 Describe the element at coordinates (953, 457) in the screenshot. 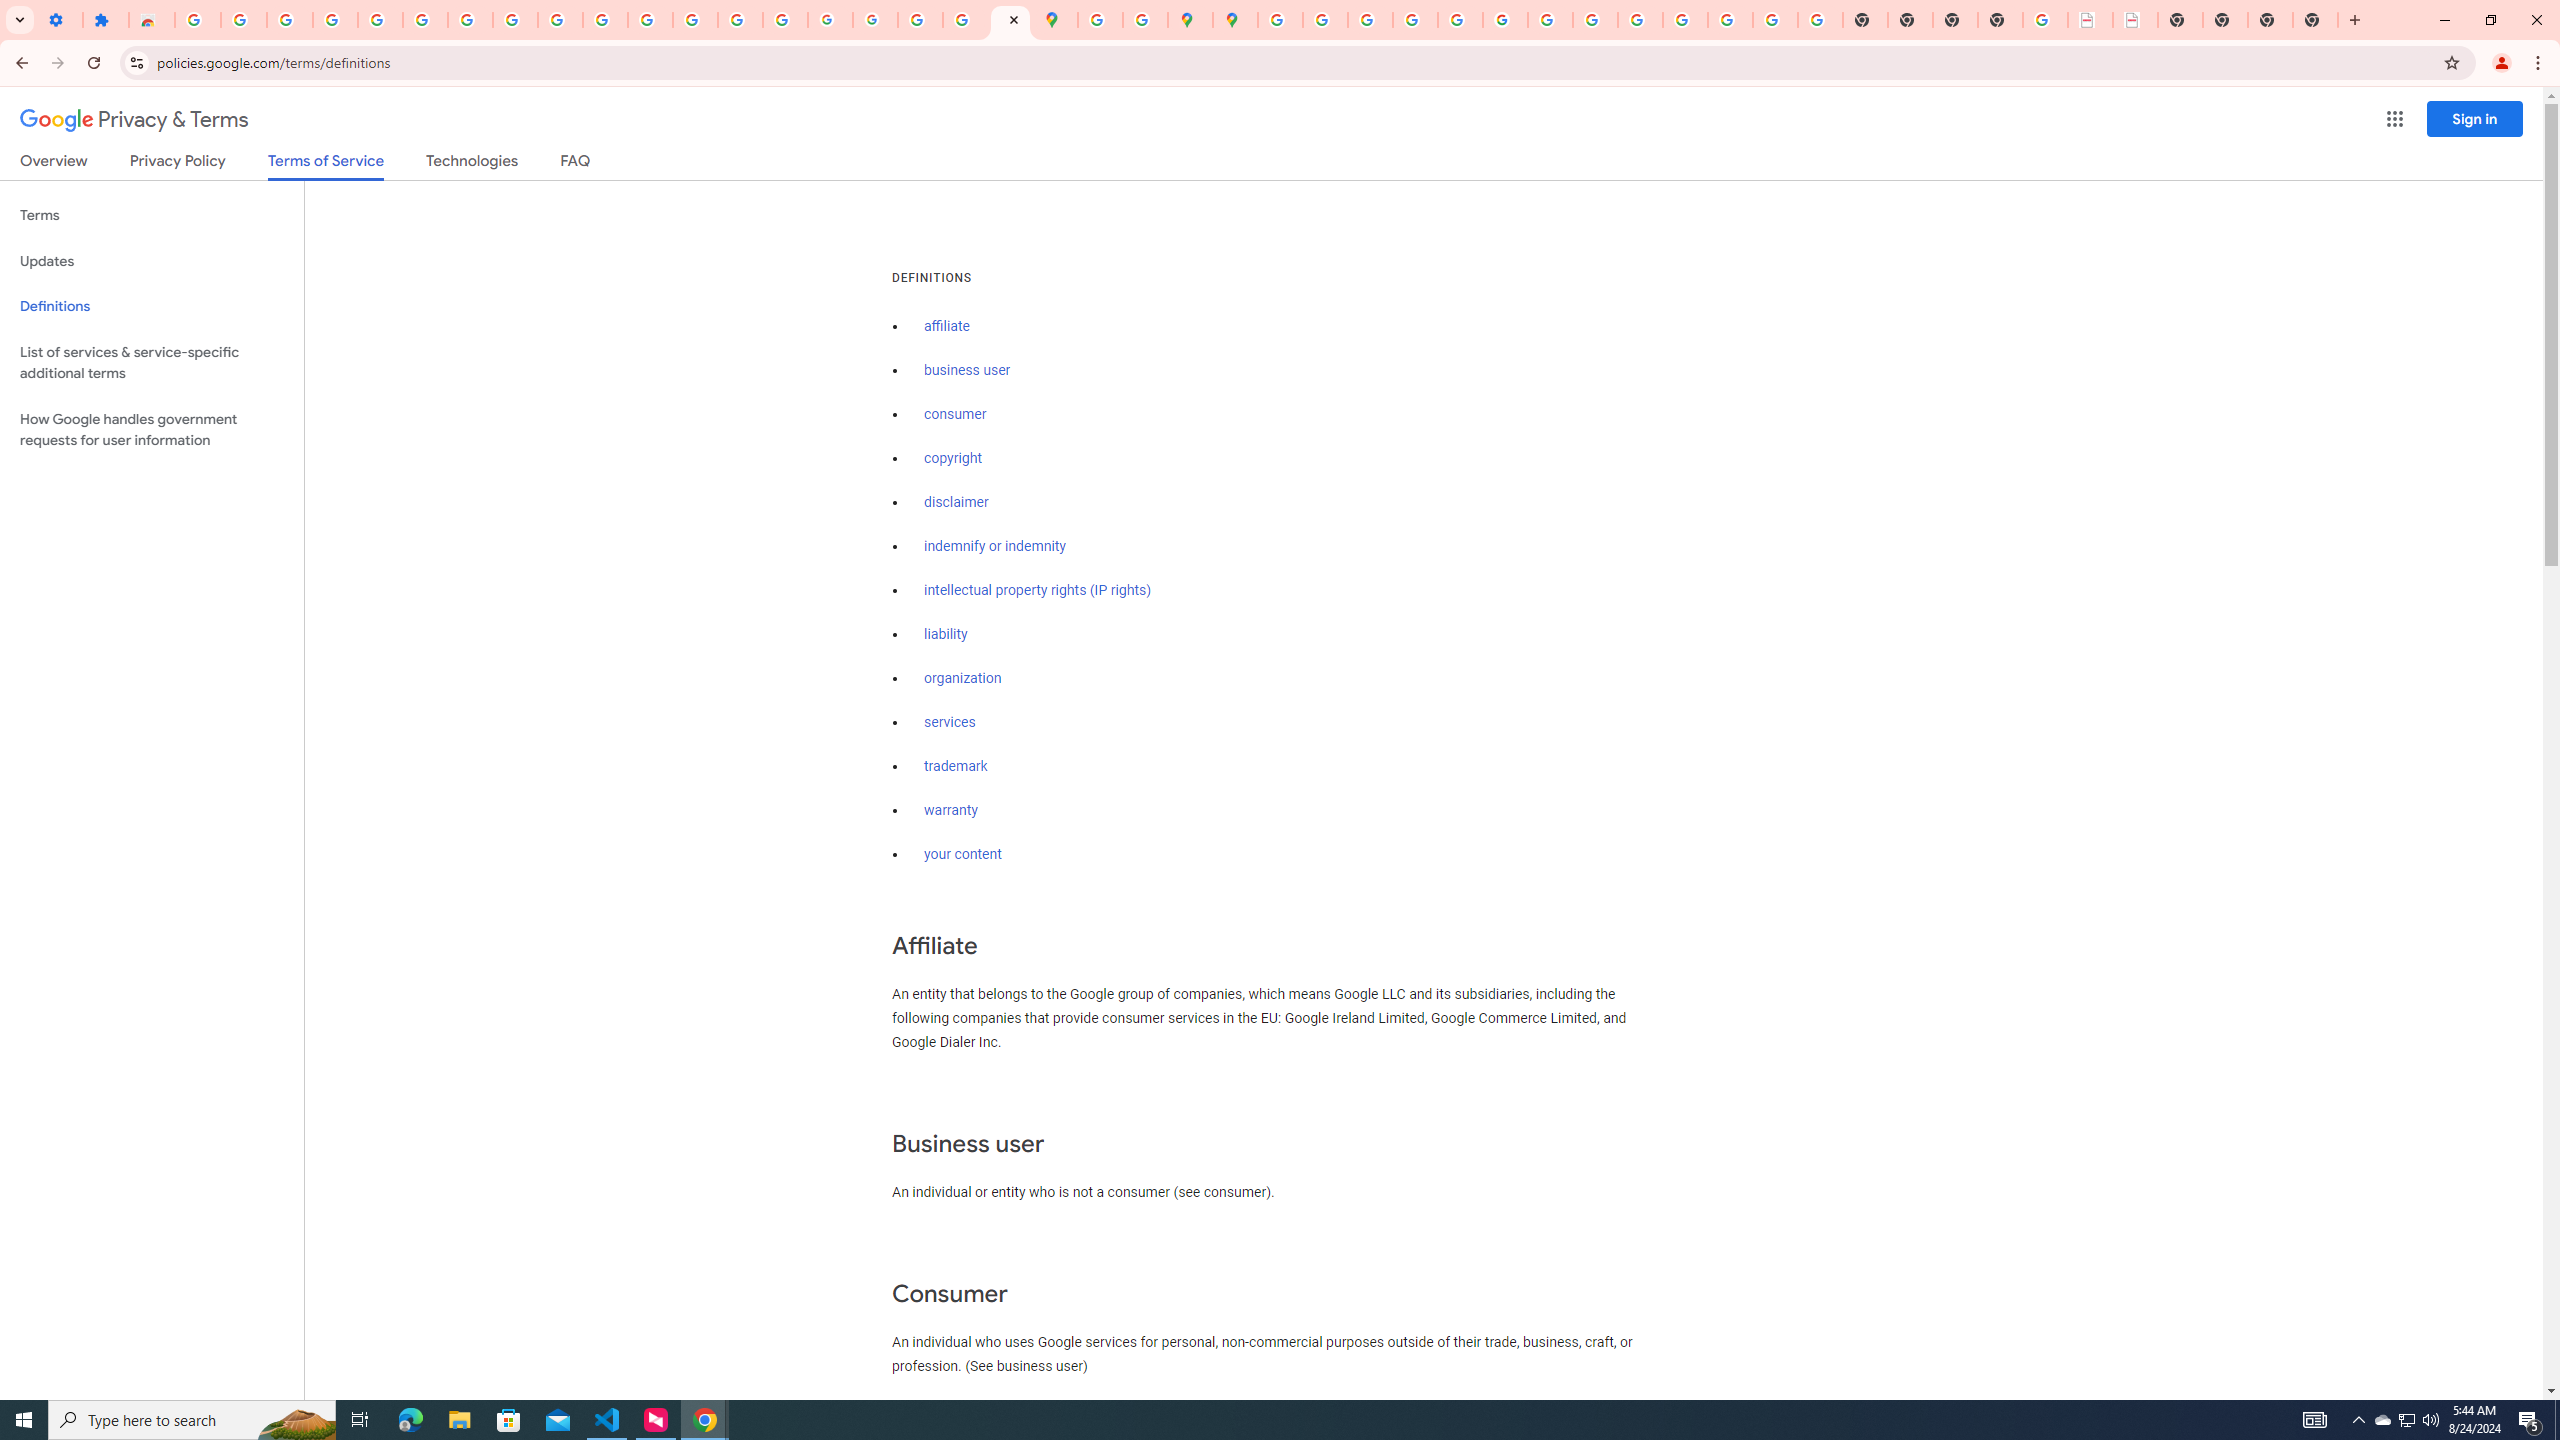

I see `'copyright'` at that location.